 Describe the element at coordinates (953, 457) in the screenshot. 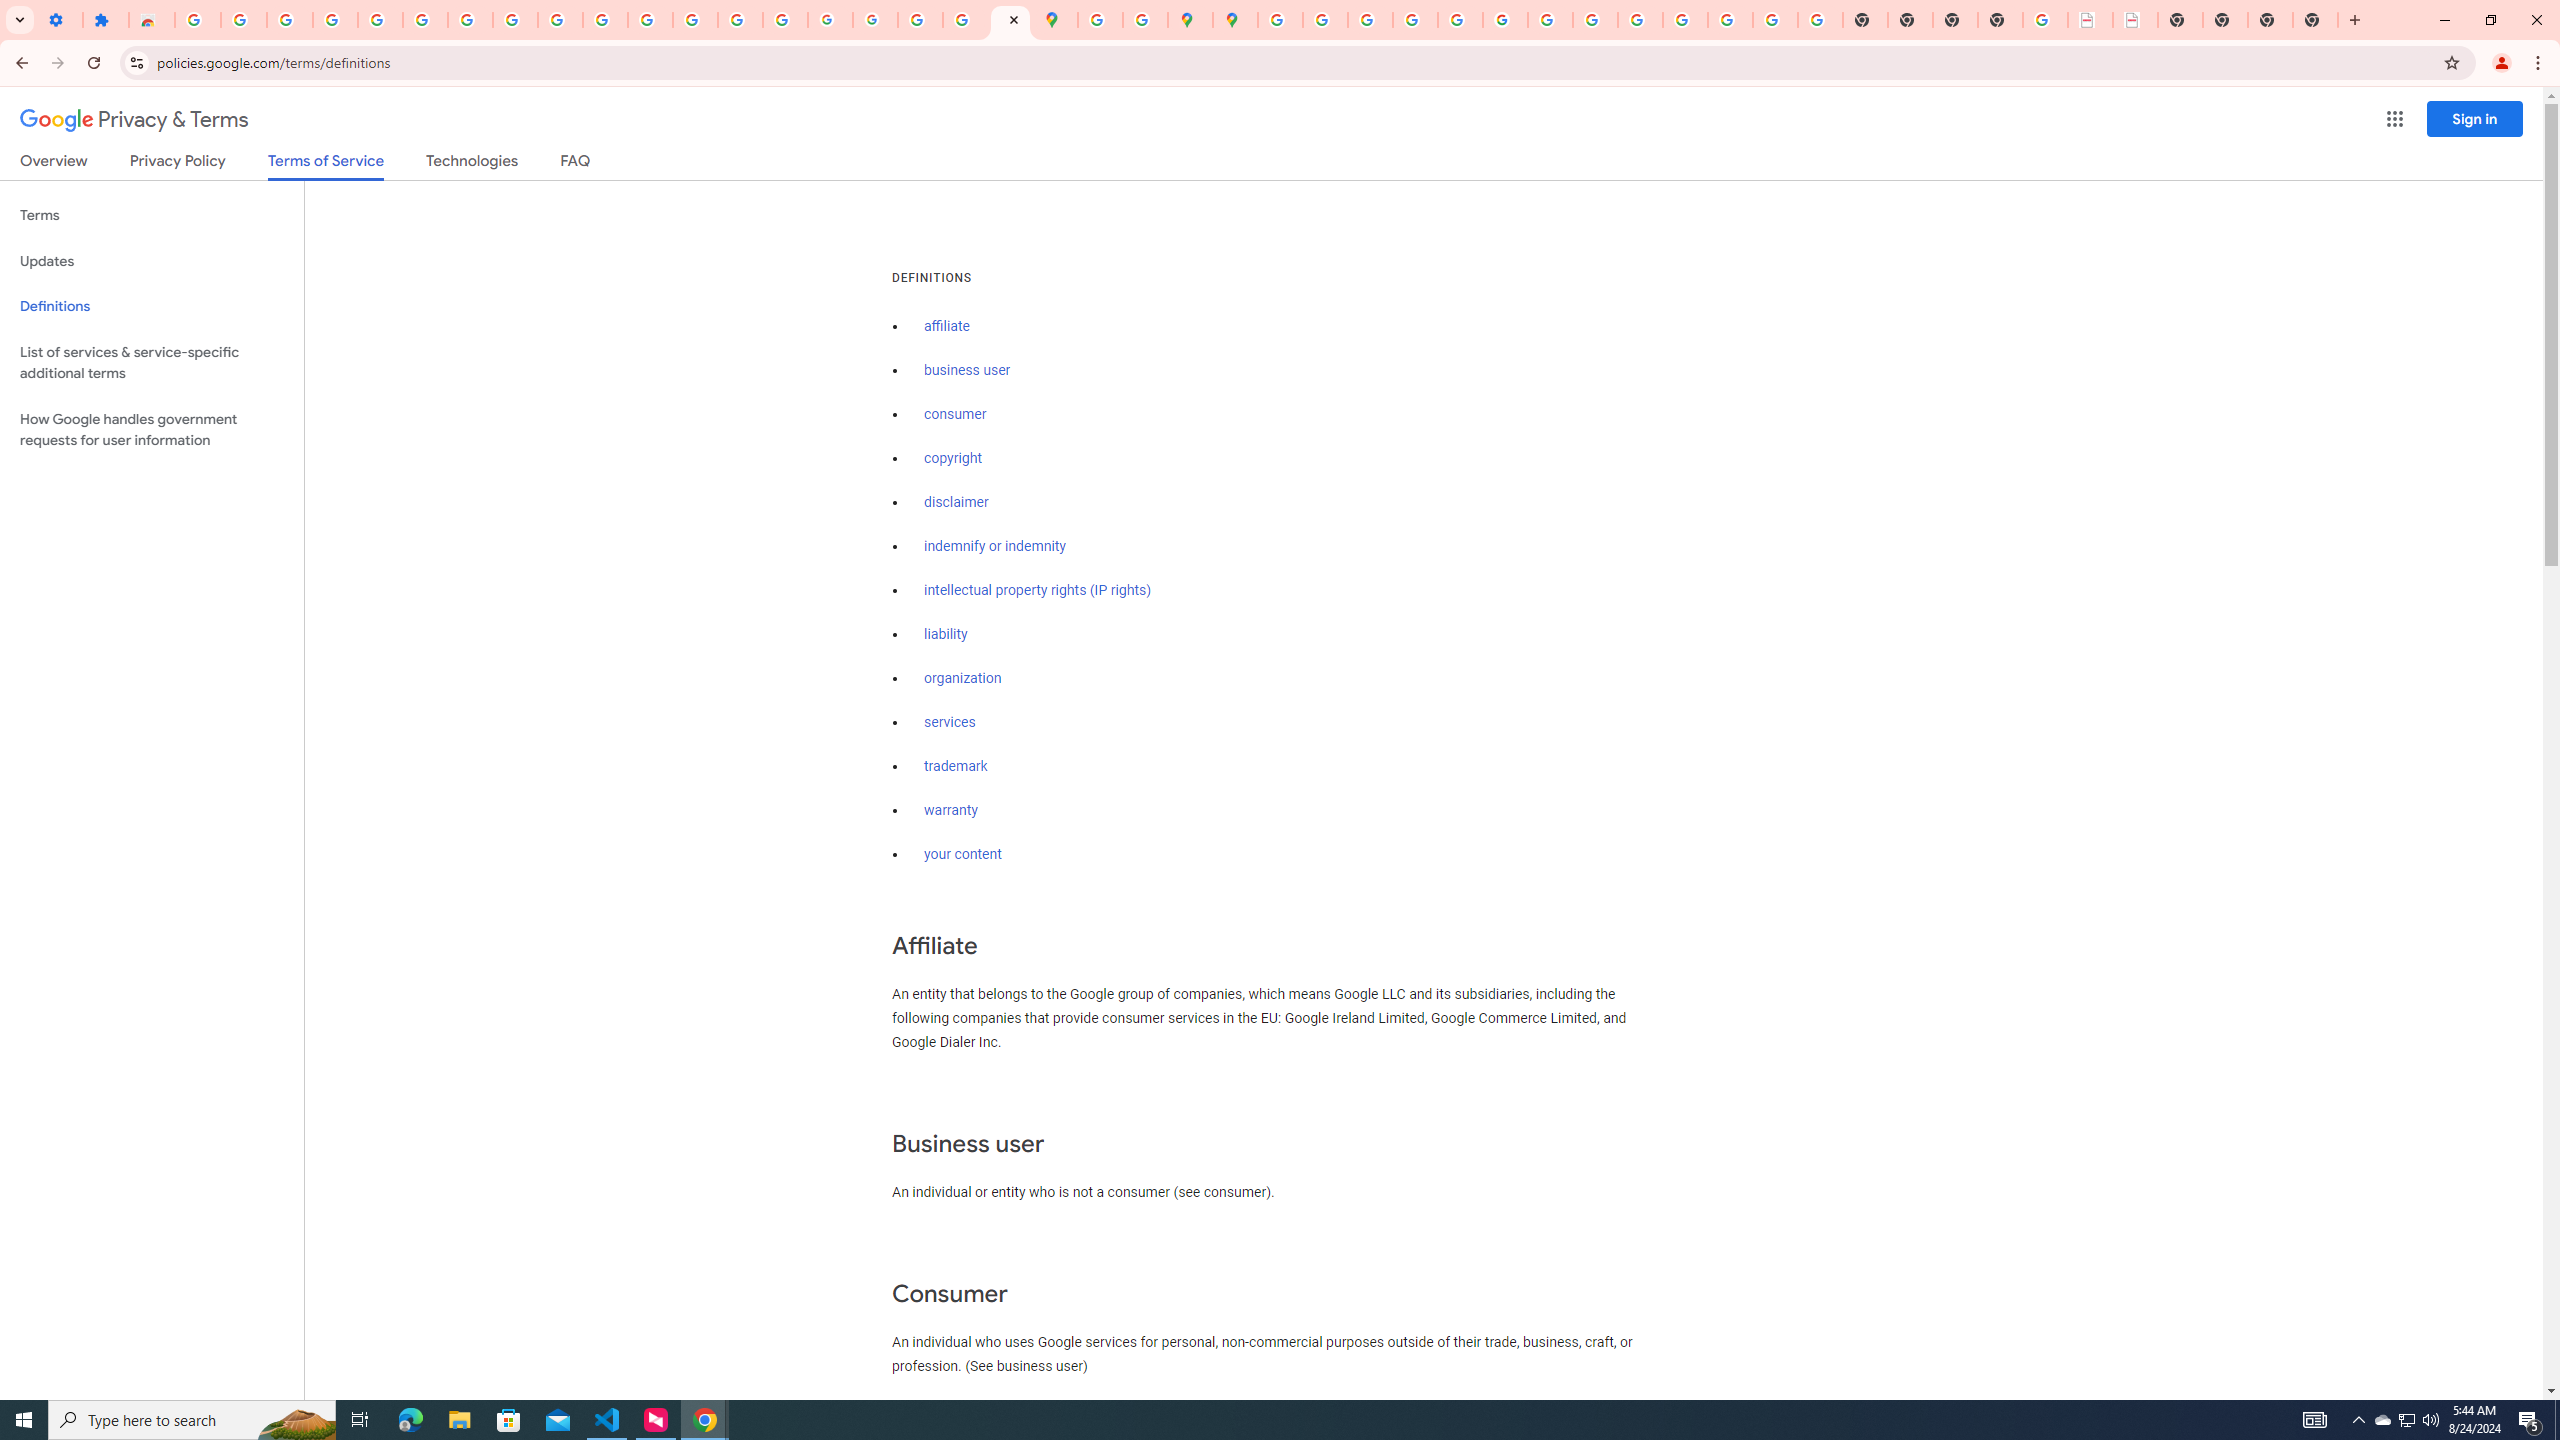

I see `'copyright'` at that location.